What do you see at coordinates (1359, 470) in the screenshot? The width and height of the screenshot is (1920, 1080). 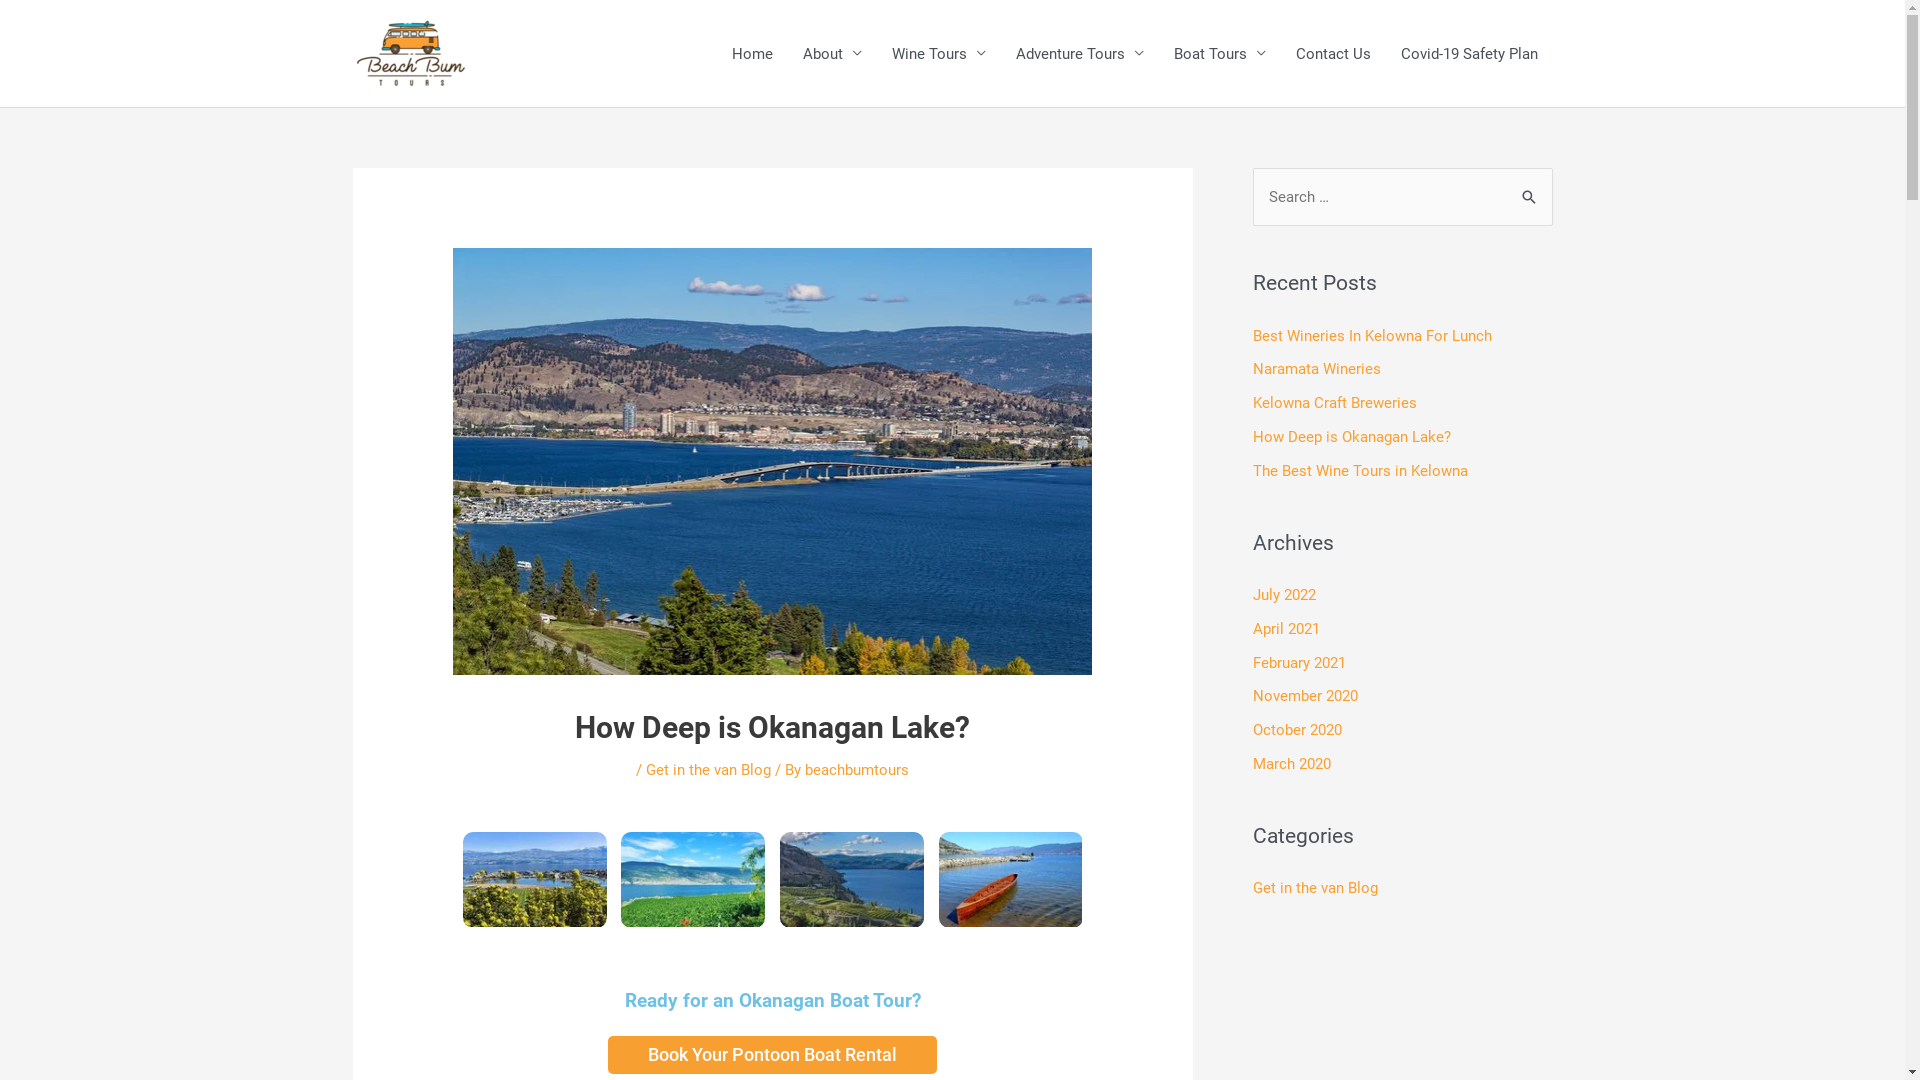 I see `'The Best Wine Tours in Kelowna'` at bounding box center [1359, 470].